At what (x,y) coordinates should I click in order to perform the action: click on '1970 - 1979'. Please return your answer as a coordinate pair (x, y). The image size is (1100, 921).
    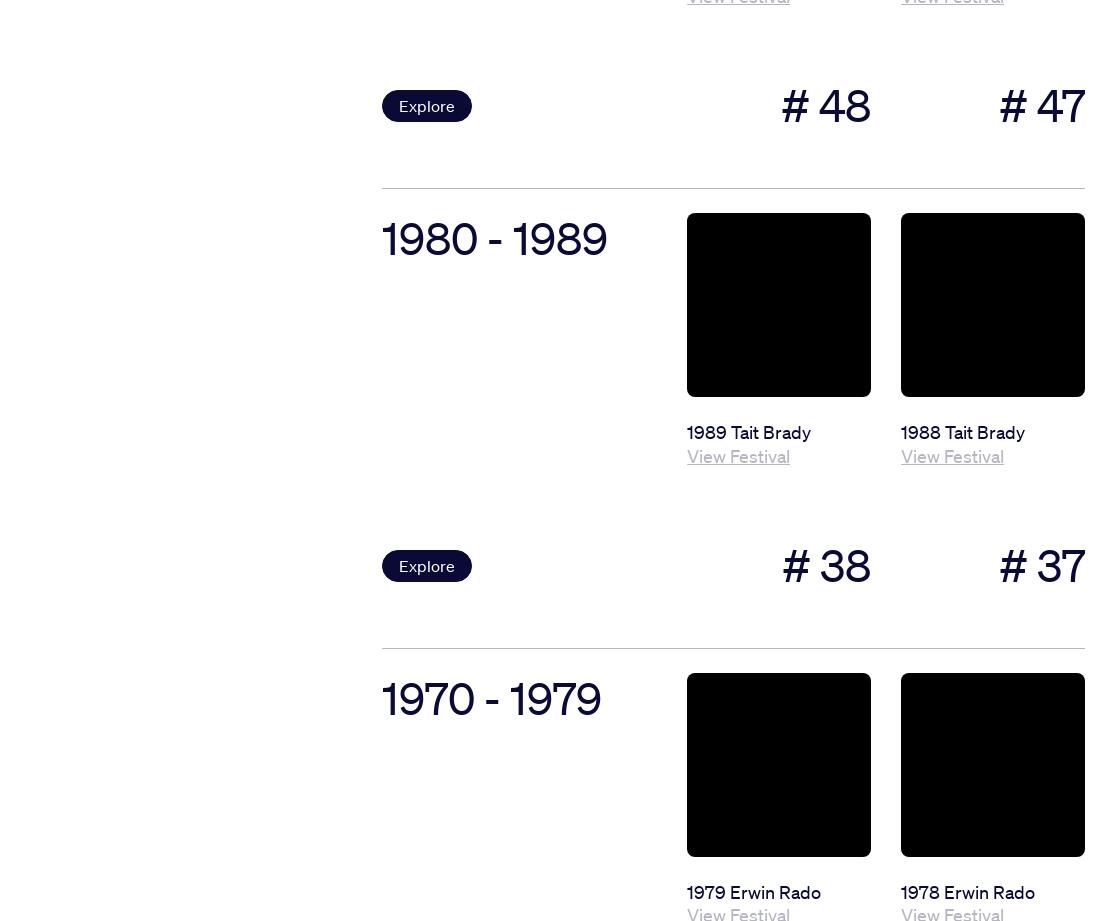
    Looking at the image, I should click on (491, 697).